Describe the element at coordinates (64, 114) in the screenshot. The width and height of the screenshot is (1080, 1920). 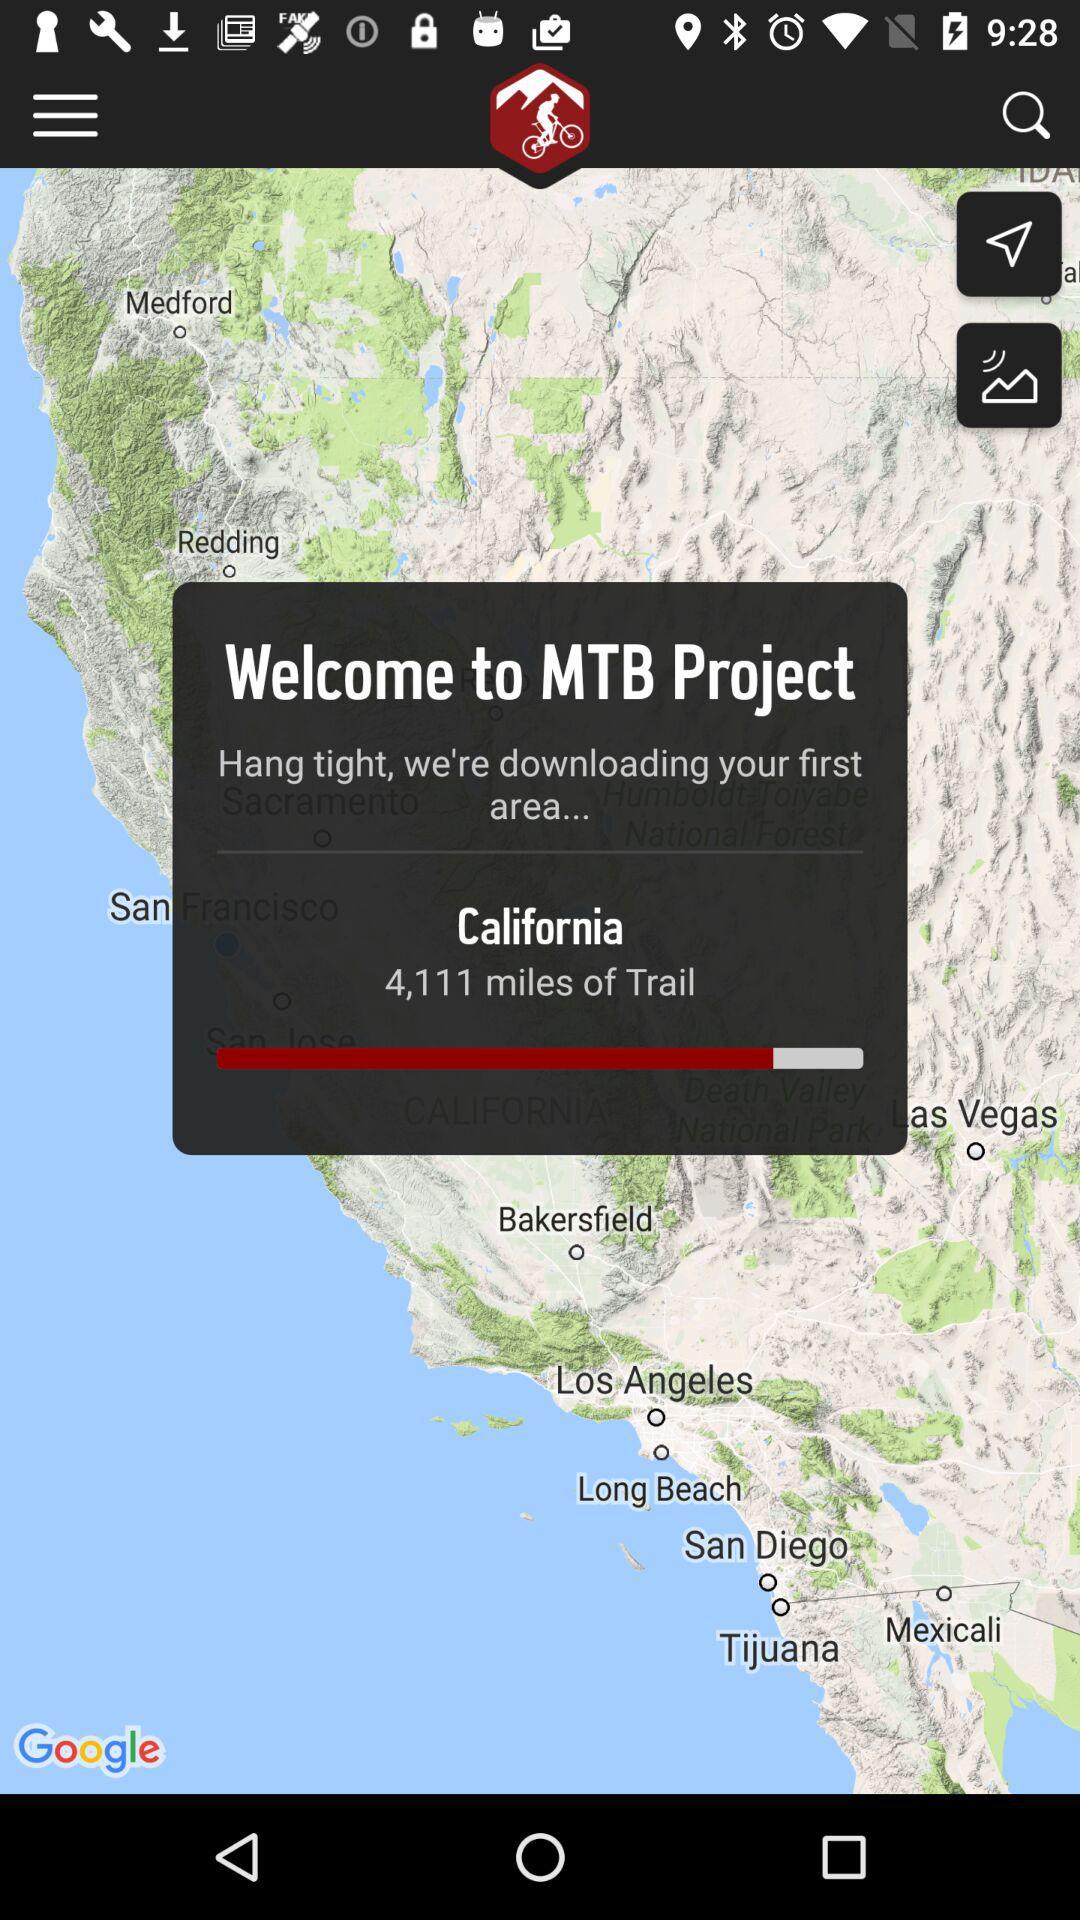
I see `click for options` at that location.